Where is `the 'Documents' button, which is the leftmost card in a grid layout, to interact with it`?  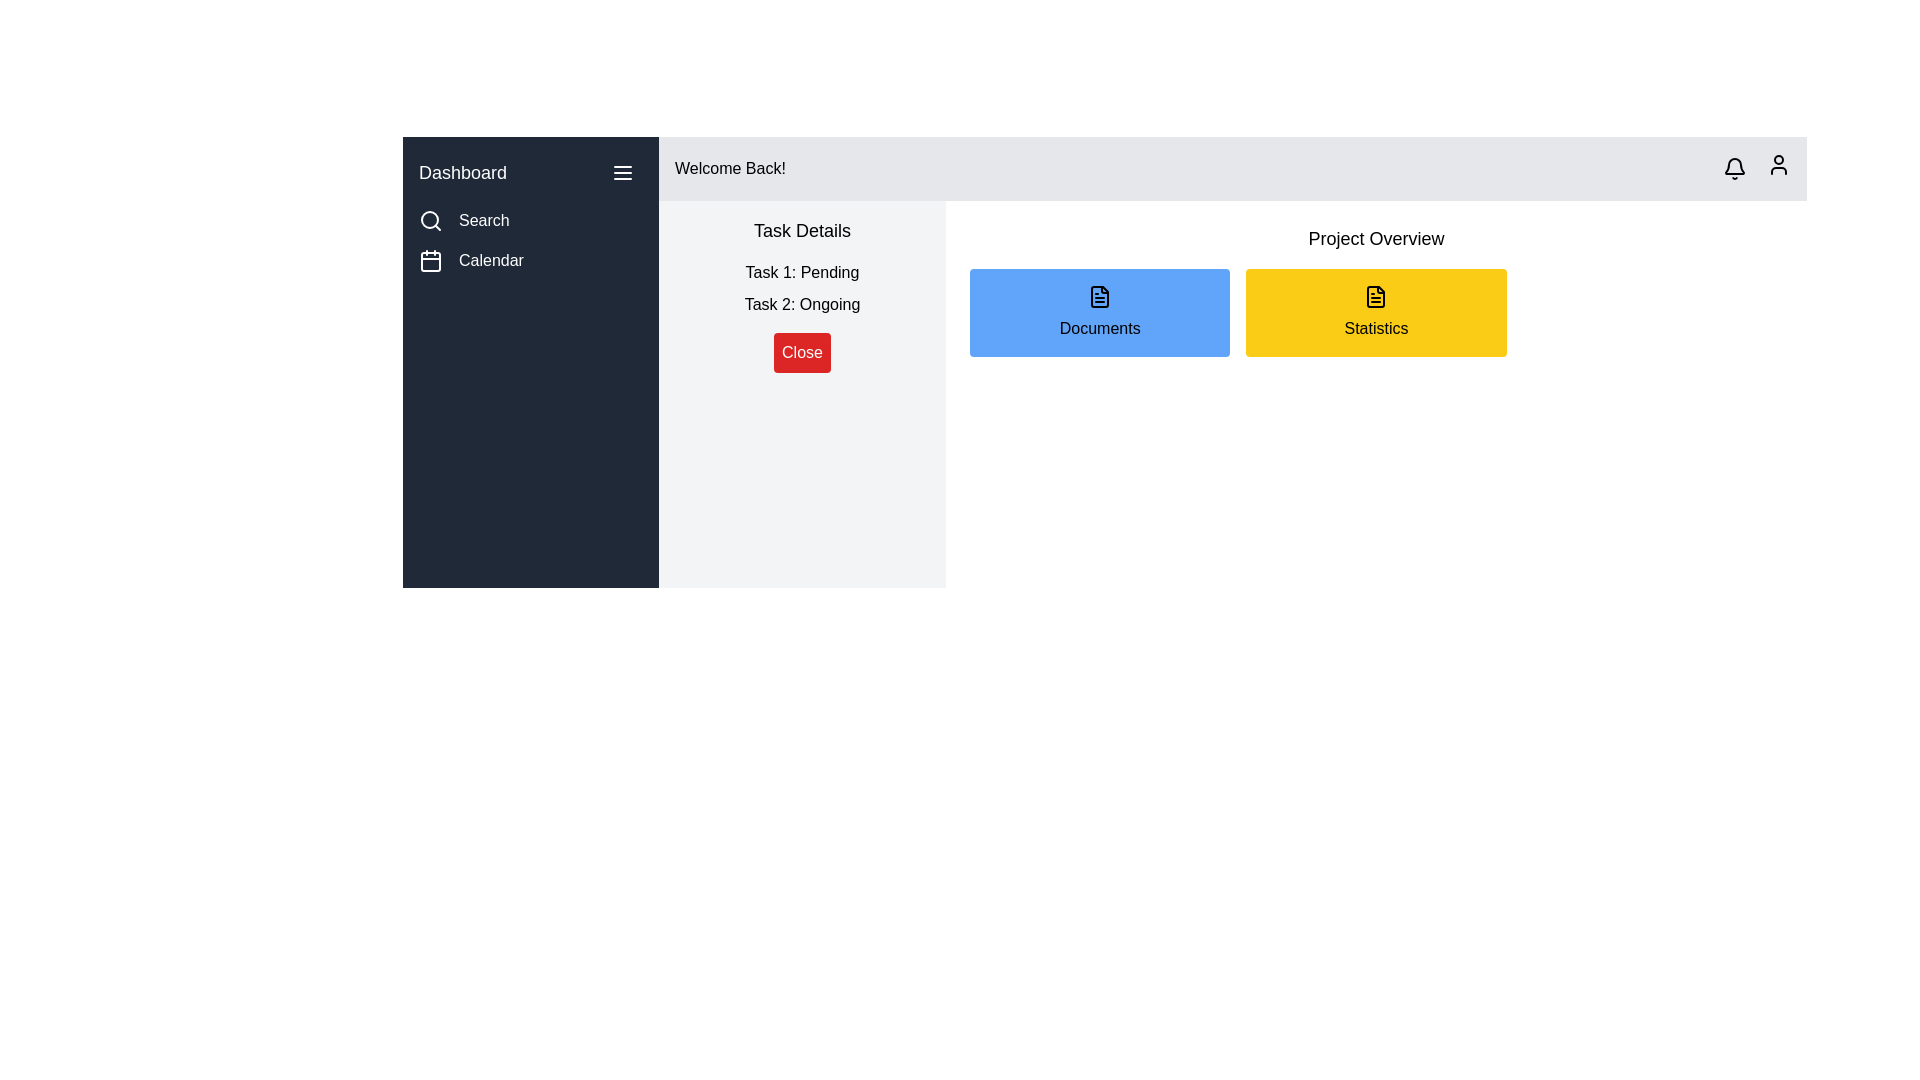 the 'Documents' button, which is the leftmost card in a grid layout, to interact with it is located at coordinates (1098, 312).